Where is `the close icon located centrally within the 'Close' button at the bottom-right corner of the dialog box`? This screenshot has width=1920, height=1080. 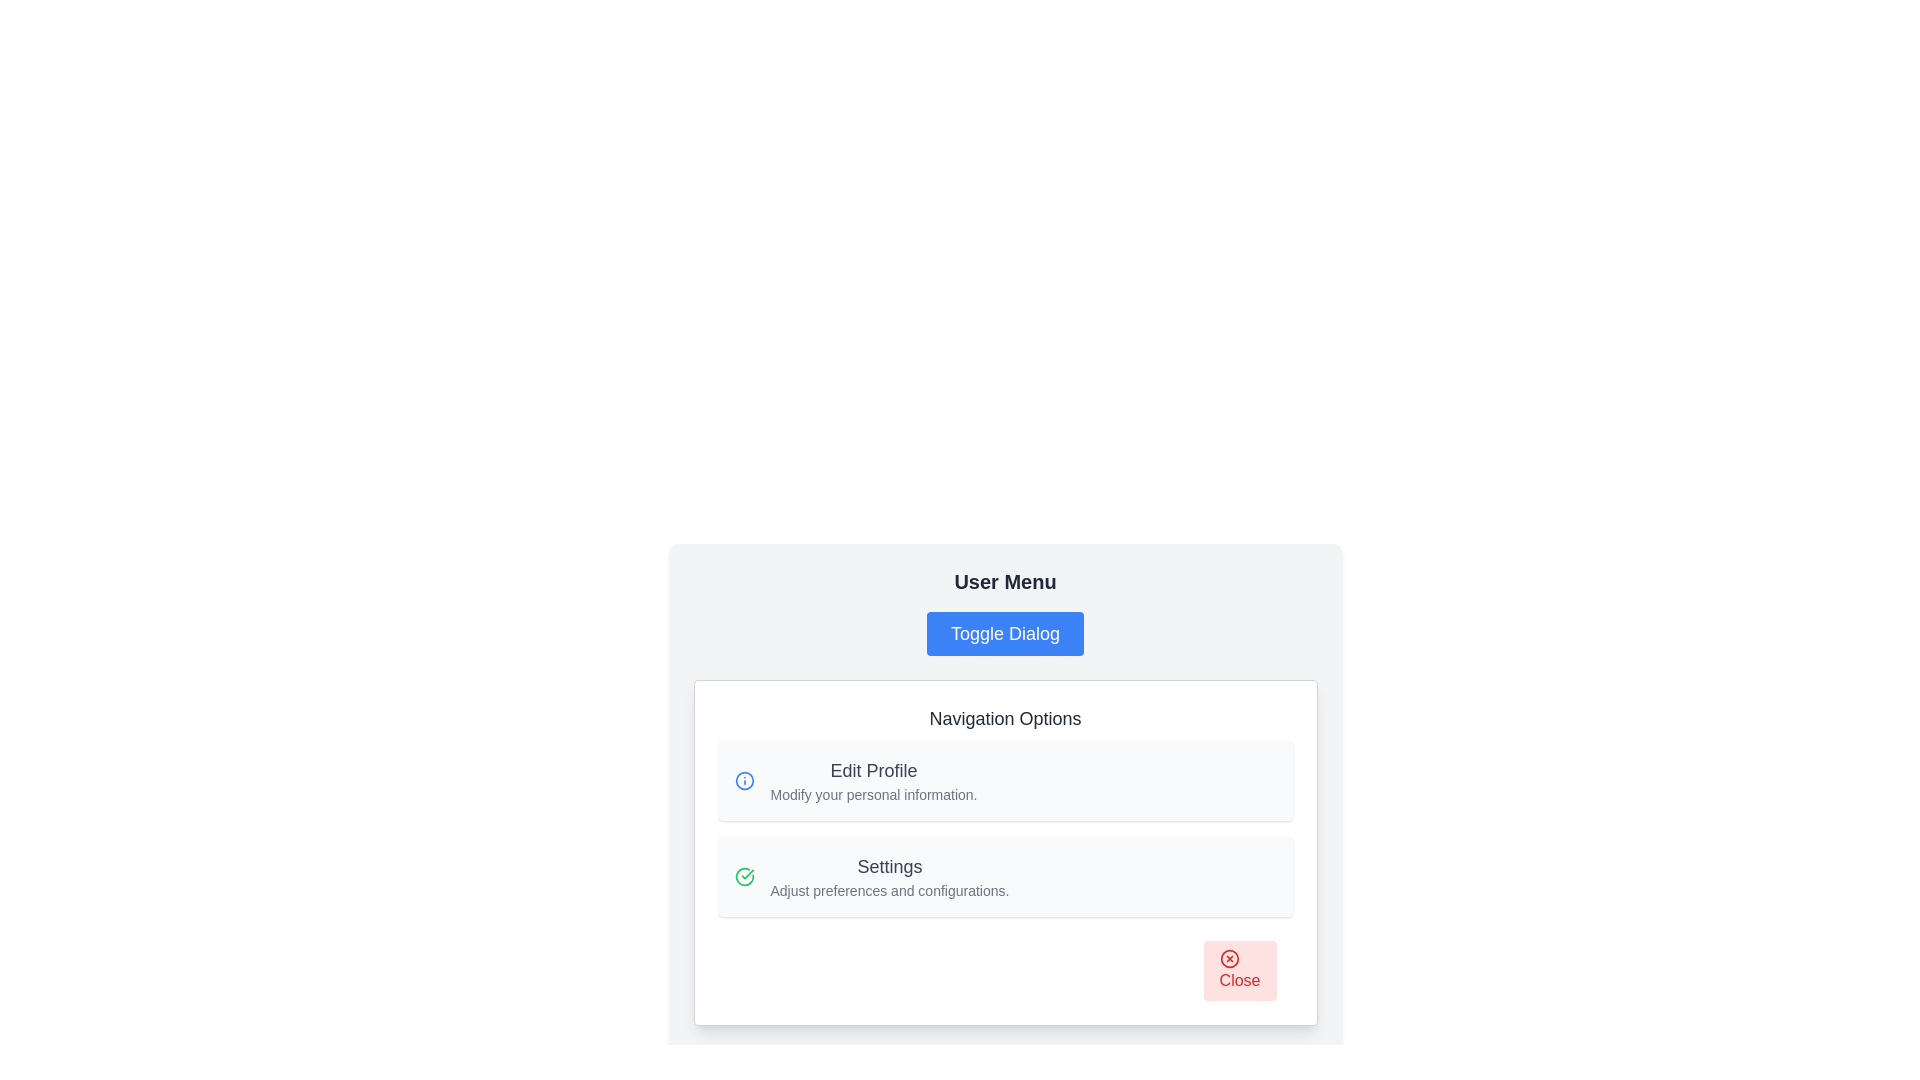 the close icon located centrally within the 'Close' button at the bottom-right corner of the dialog box is located at coordinates (1228, 958).